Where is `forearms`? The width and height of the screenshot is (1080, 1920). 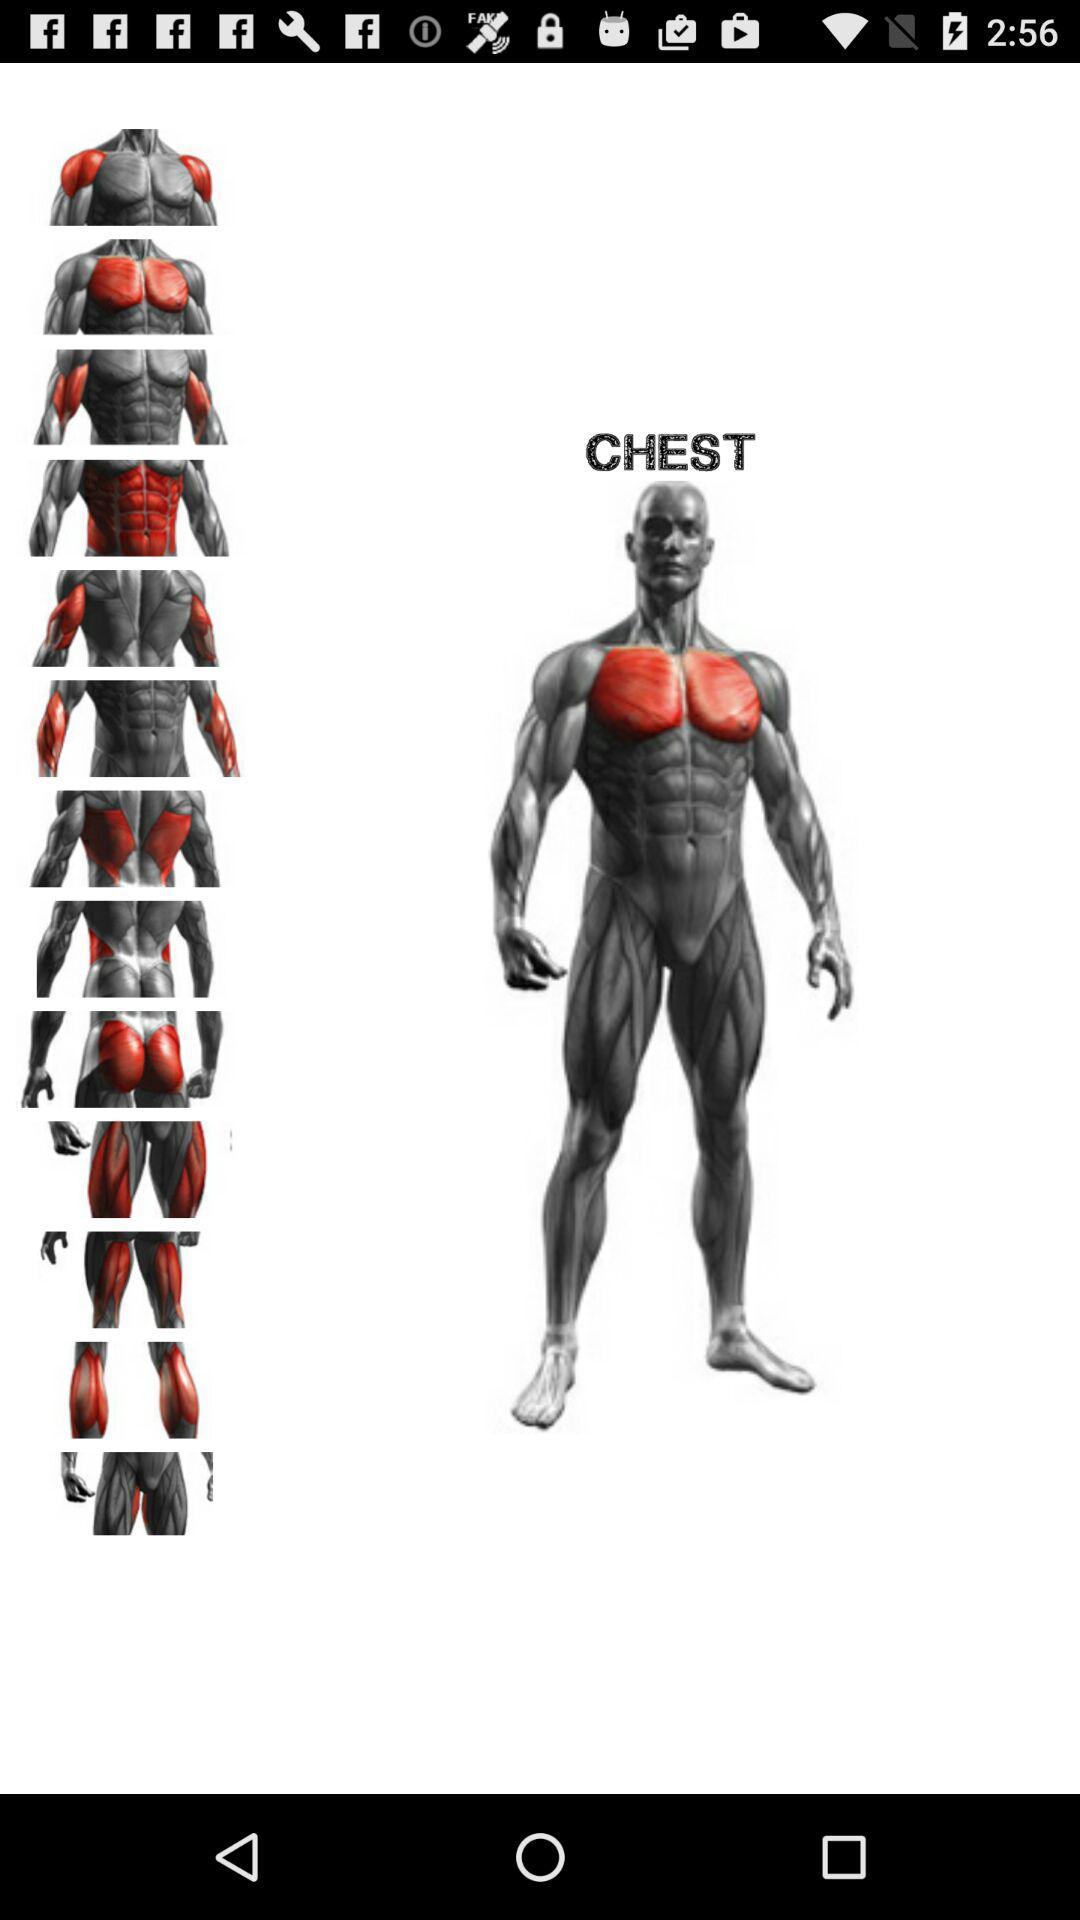
forearms is located at coordinates (131, 720).